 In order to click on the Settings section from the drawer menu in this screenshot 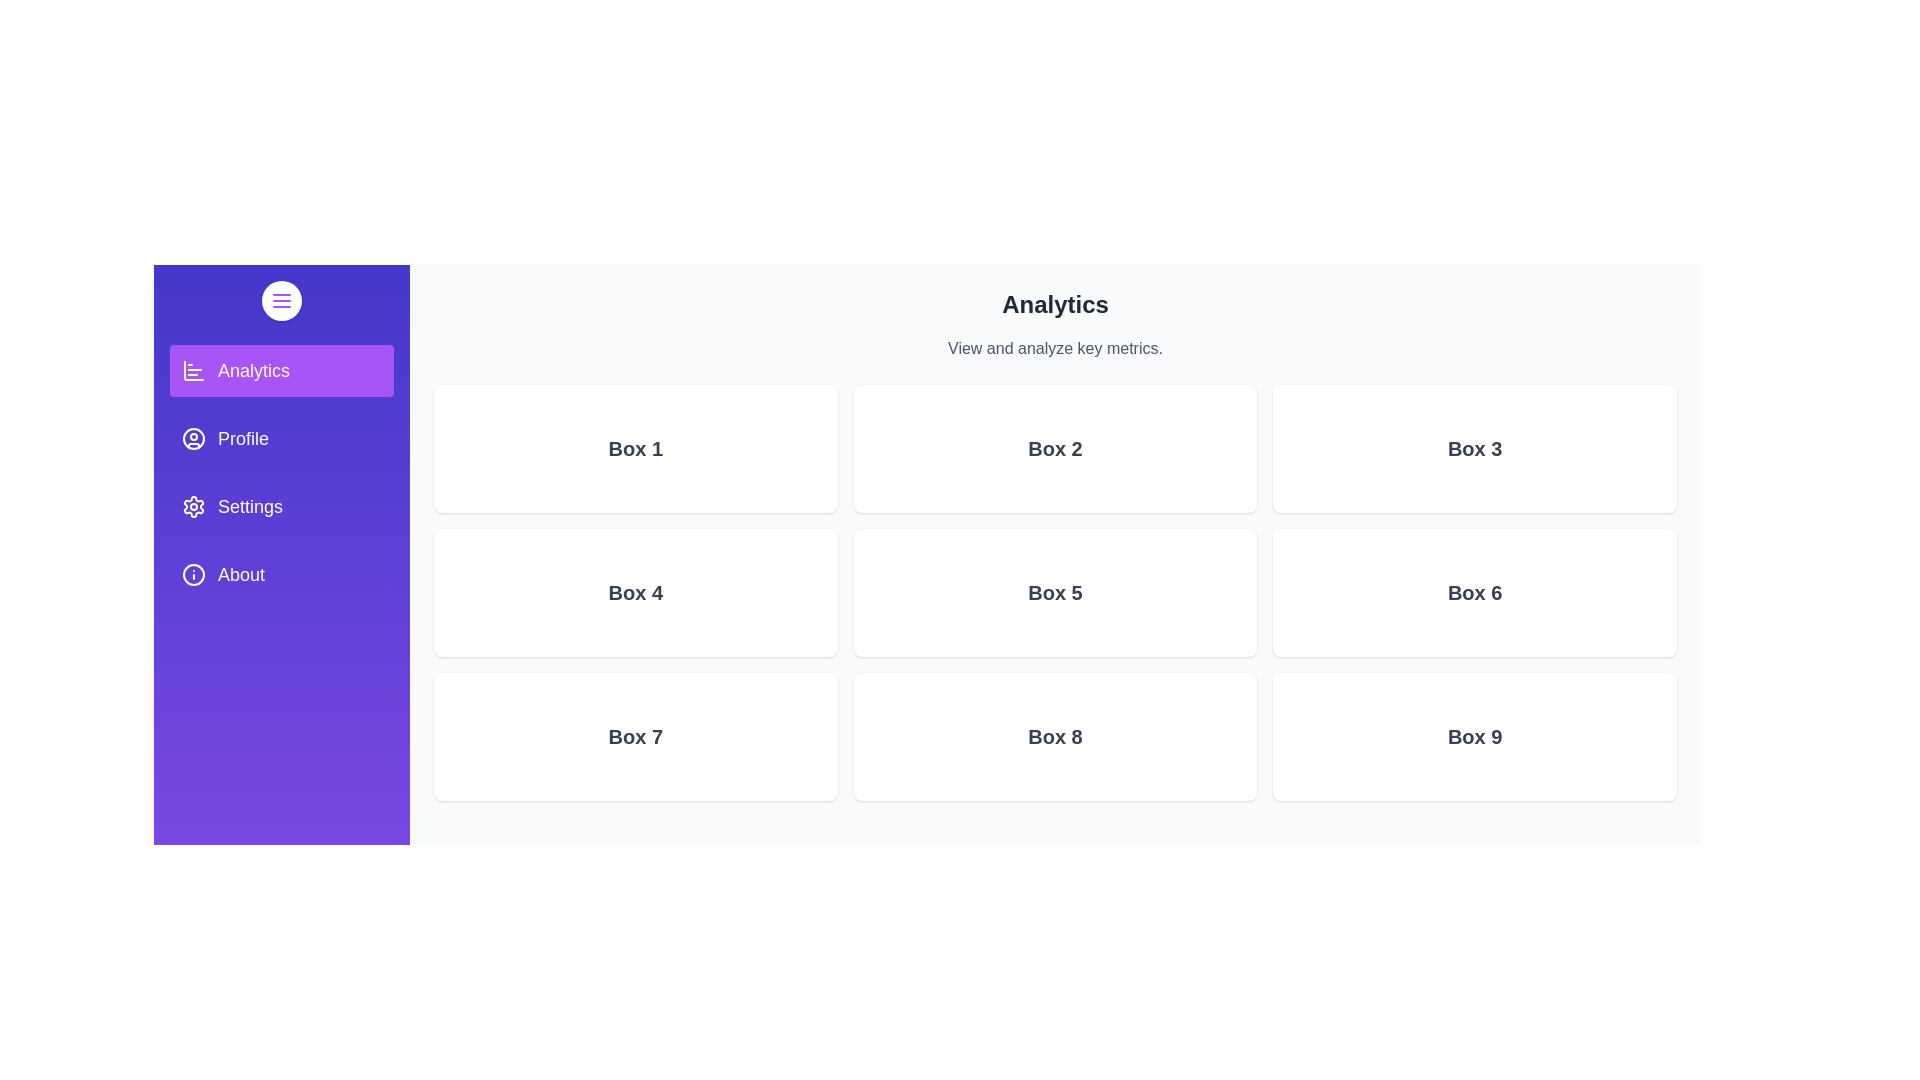, I will do `click(281, 505)`.